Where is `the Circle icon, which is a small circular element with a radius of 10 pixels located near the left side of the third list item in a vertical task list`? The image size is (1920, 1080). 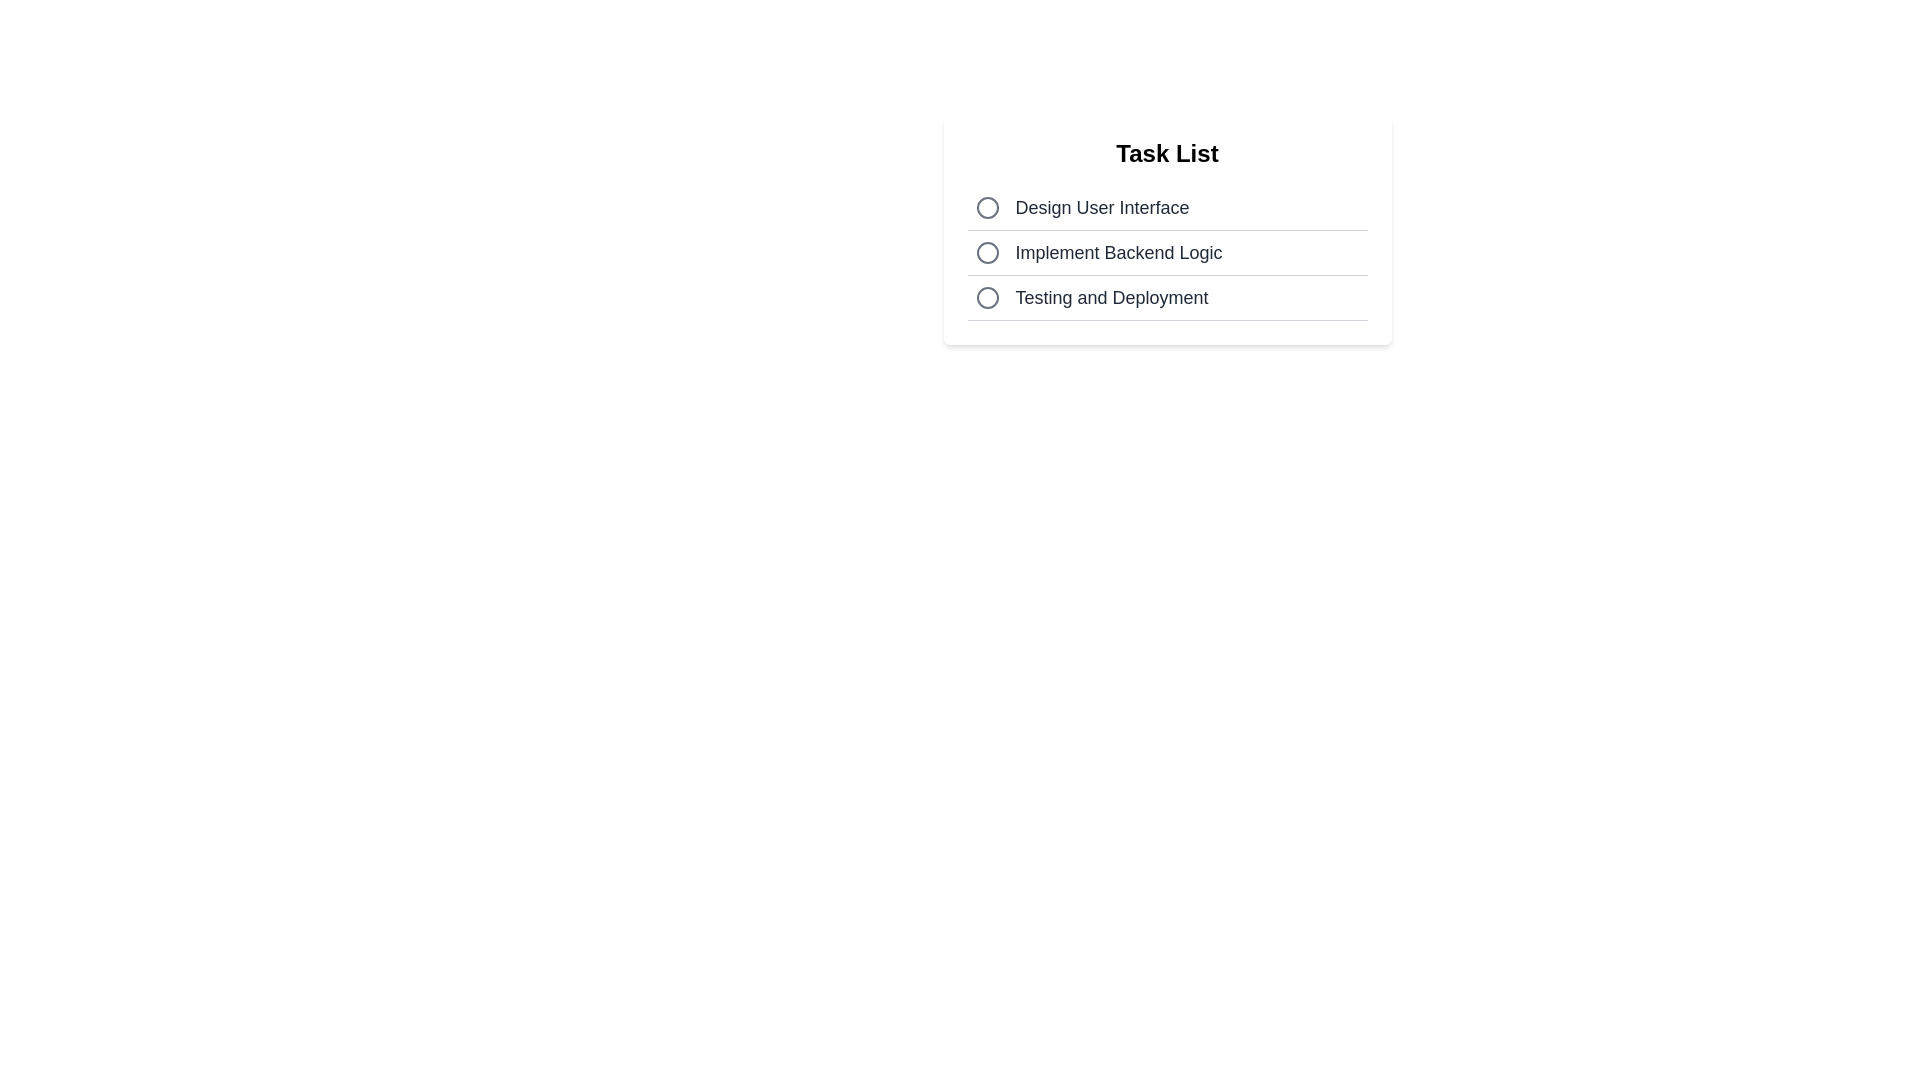 the Circle icon, which is a small circular element with a radius of 10 pixels located near the left side of the third list item in a vertical task list is located at coordinates (987, 297).